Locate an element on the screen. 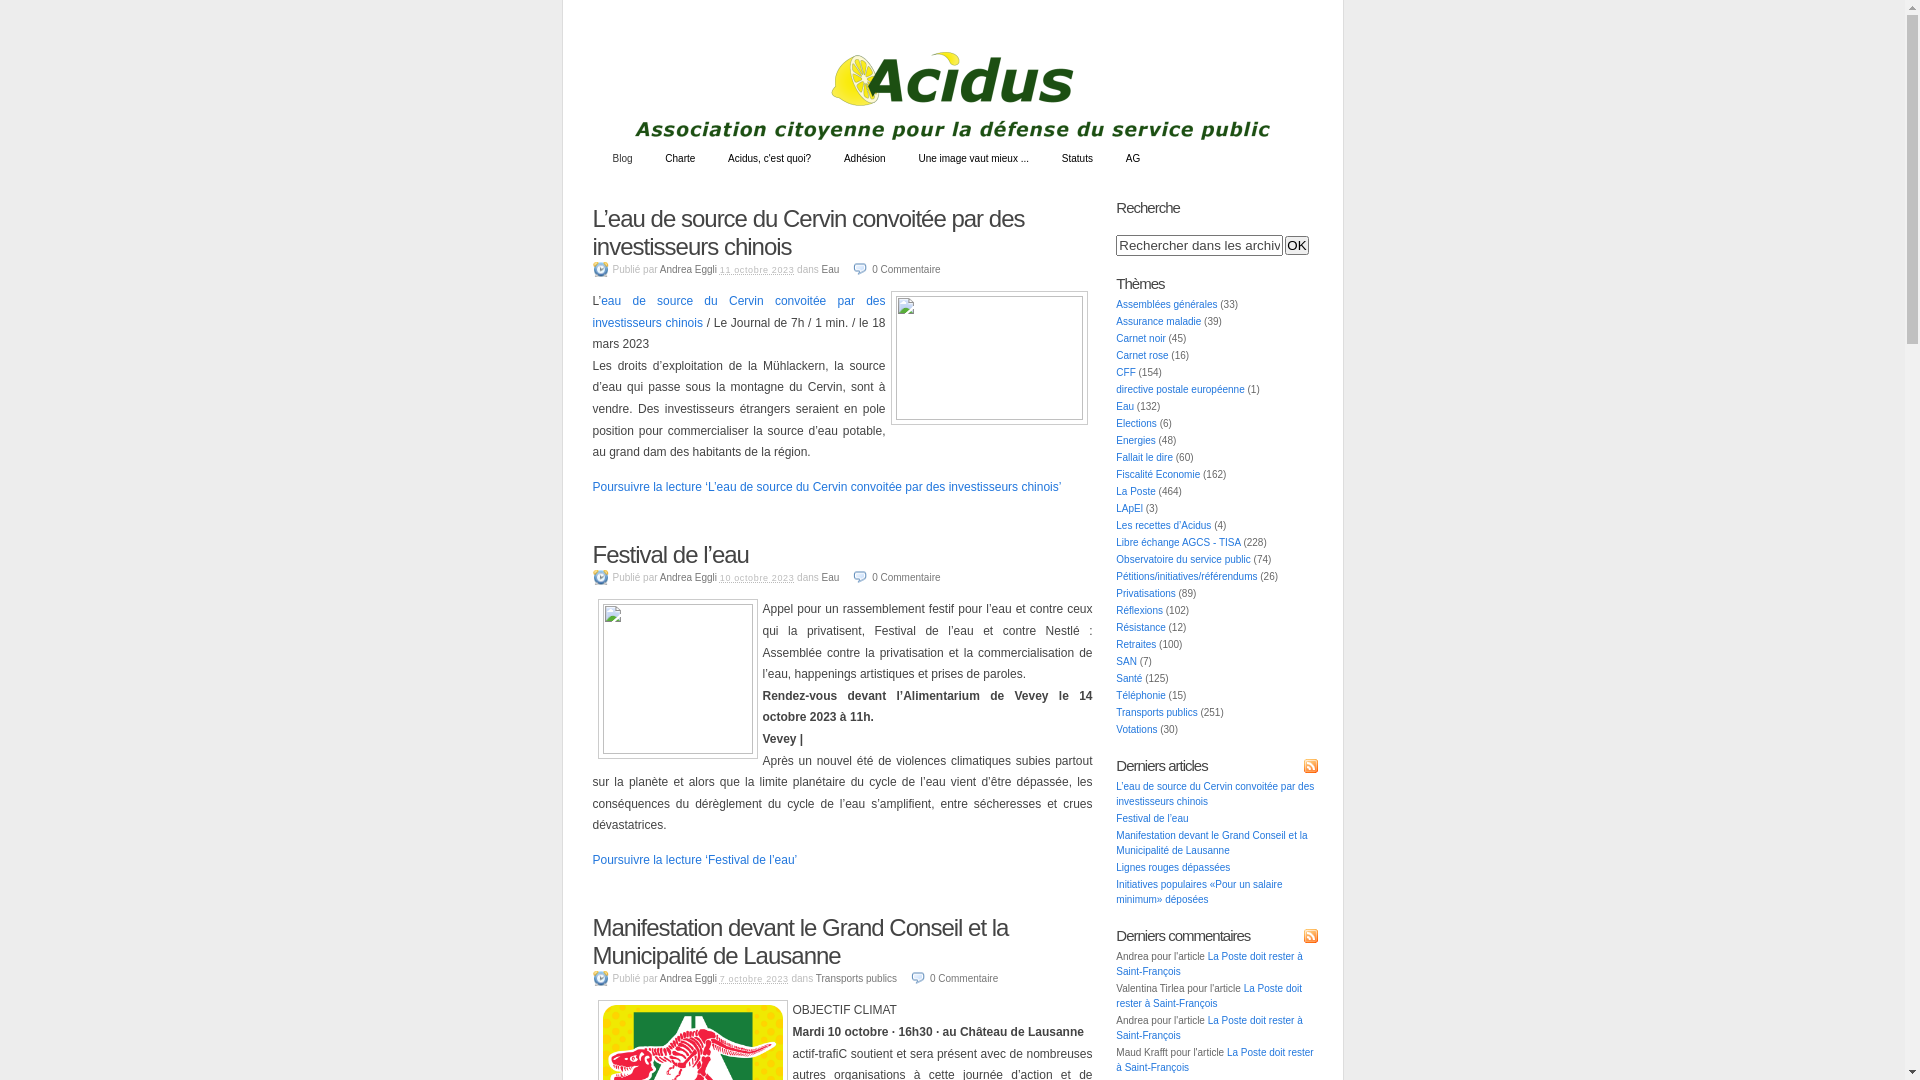 The image size is (1920, 1080). 'Privatisations' is located at coordinates (1145, 592).